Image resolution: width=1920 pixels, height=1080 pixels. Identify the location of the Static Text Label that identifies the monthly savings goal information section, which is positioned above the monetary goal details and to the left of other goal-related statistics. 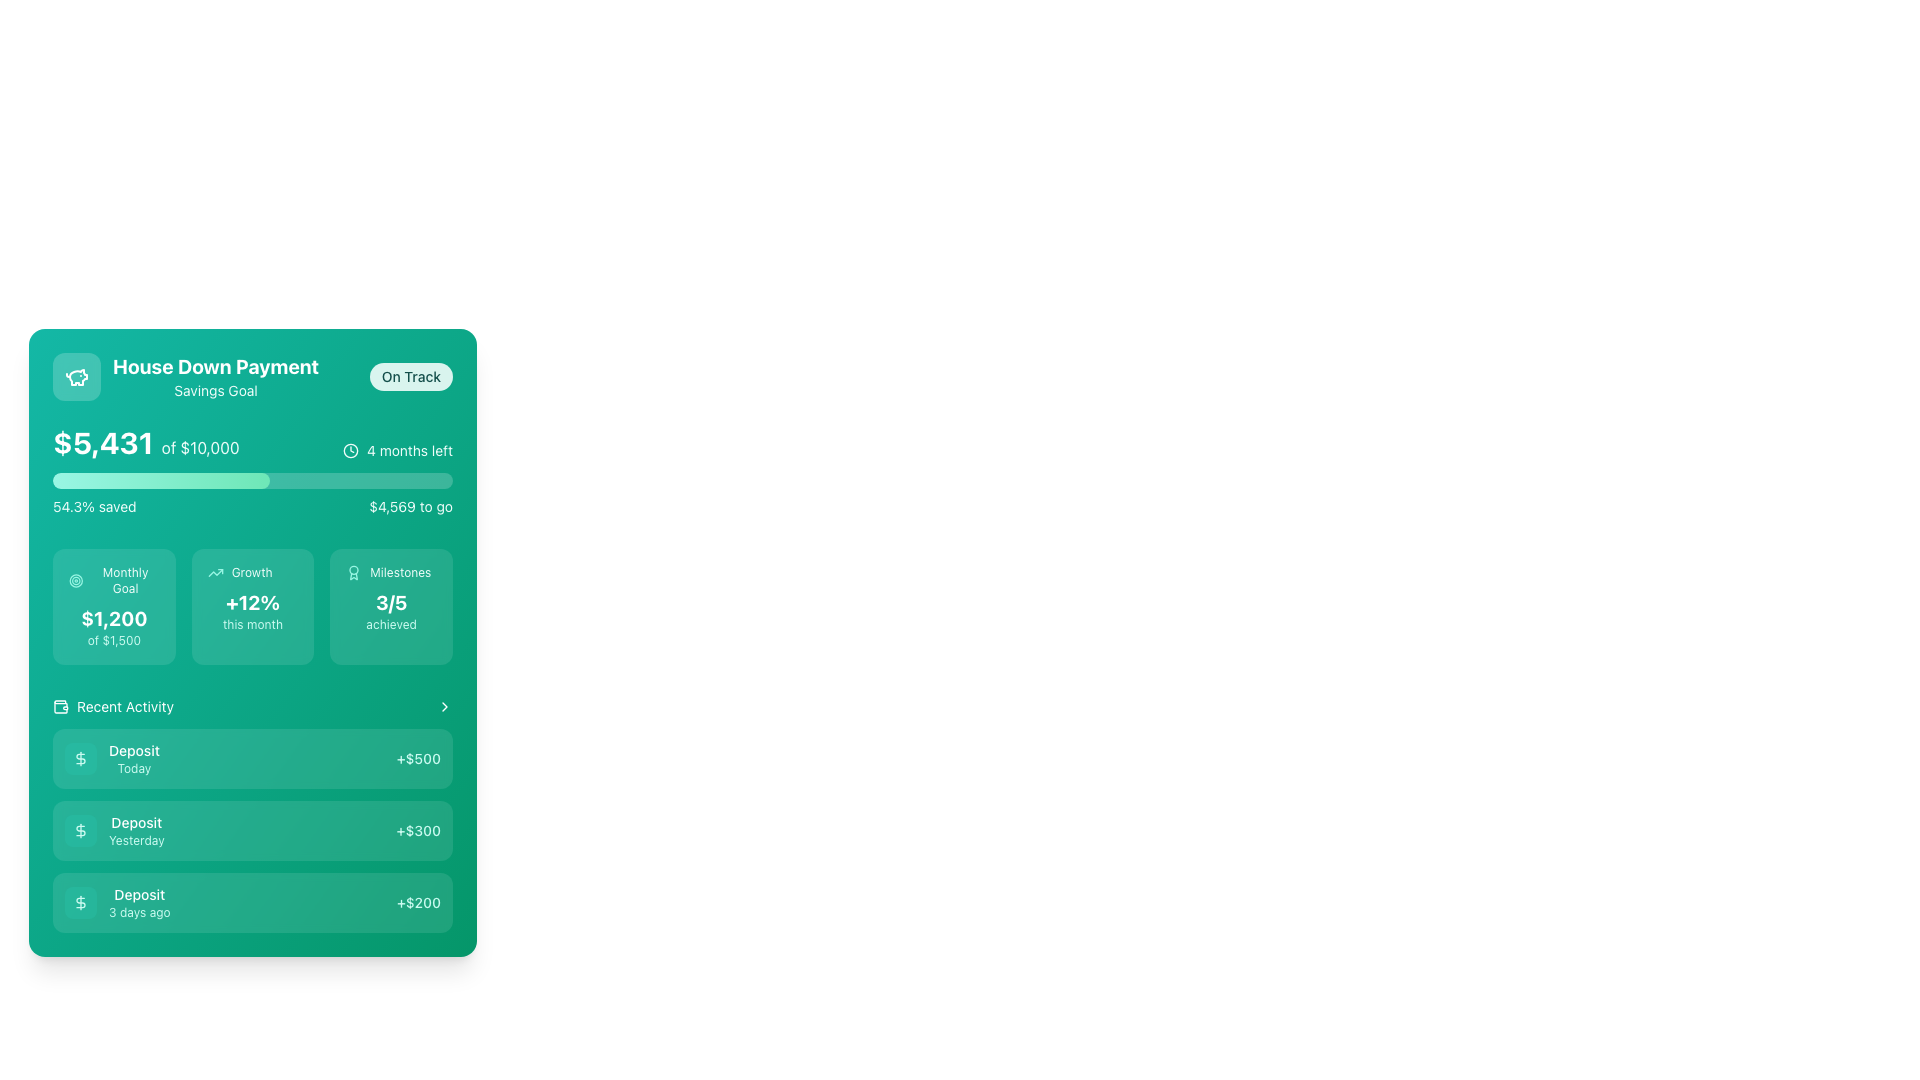
(124, 581).